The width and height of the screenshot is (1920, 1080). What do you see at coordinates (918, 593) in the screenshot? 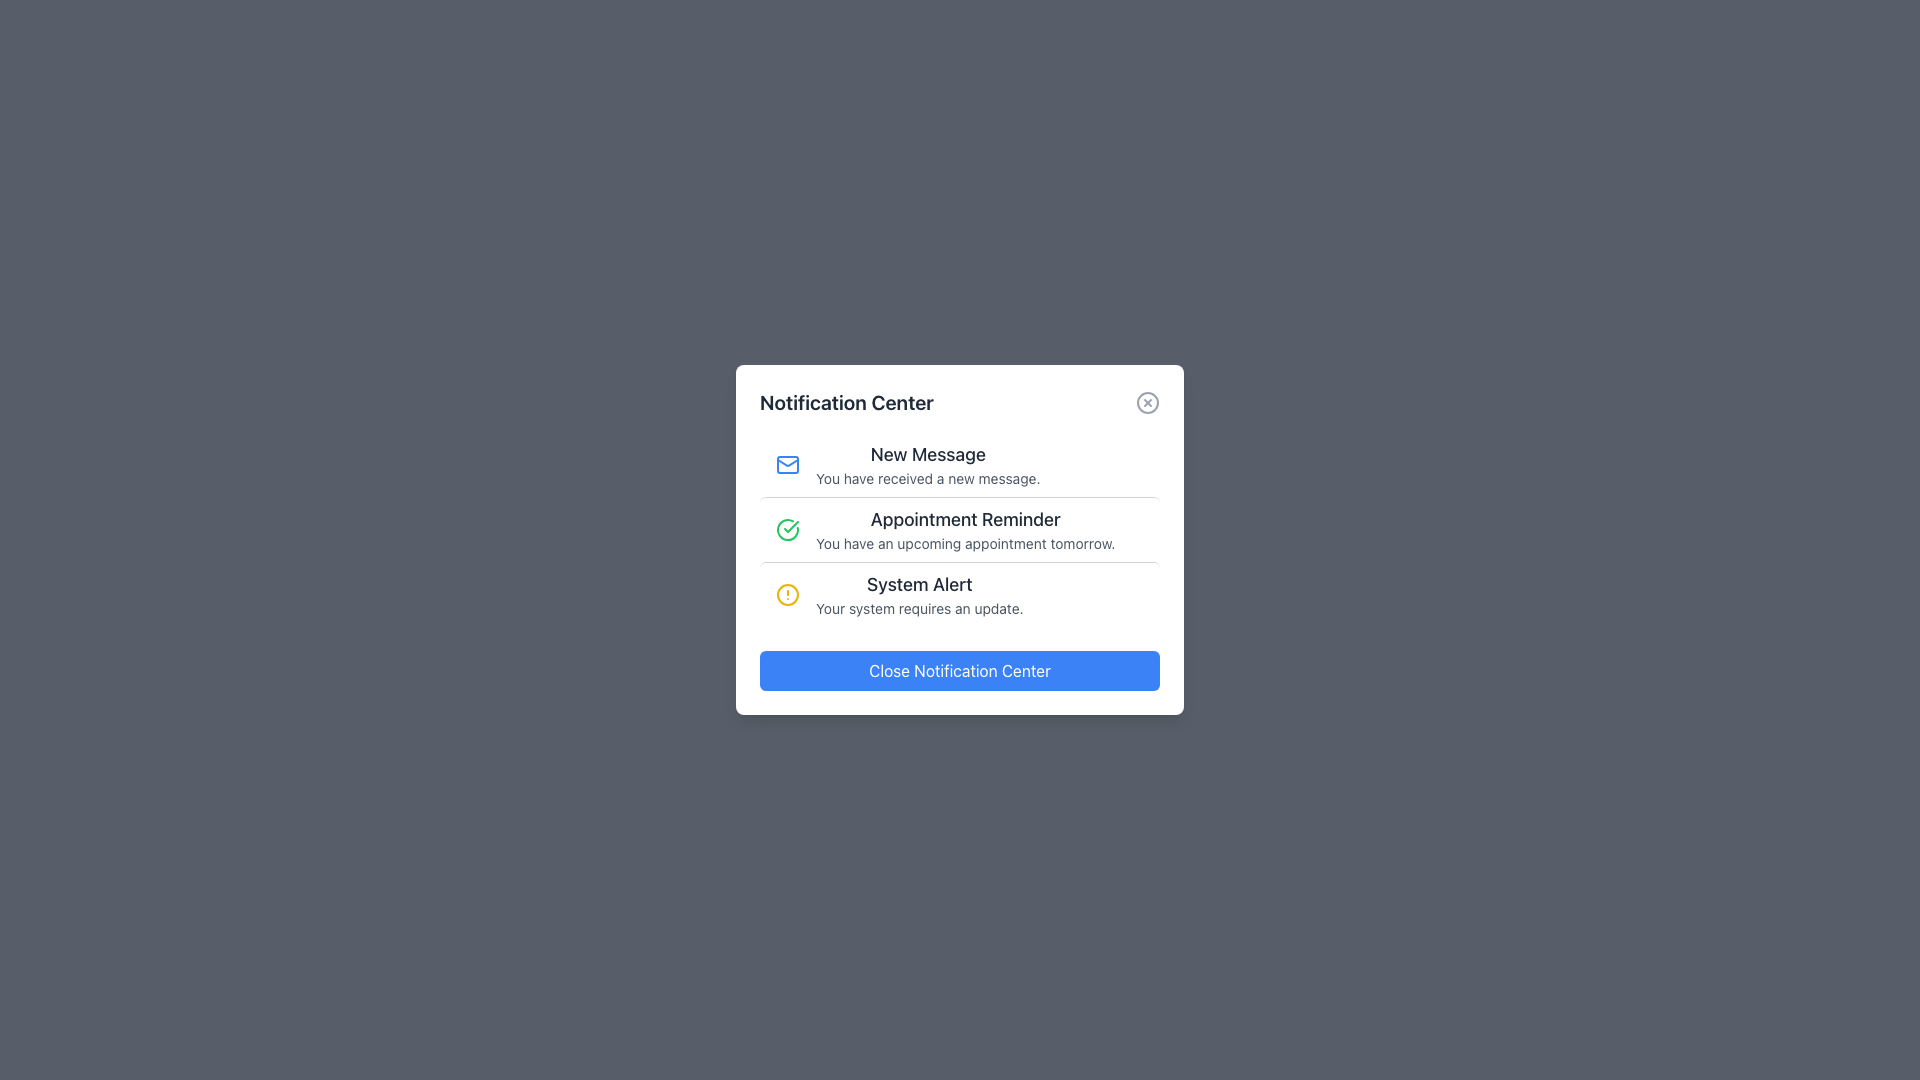
I see `text in the notification block that informs the user of a system update requirement, which is located in the 'Notification Center' card, positioned beneath 'Appointment Reminder.'` at bounding box center [918, 593].